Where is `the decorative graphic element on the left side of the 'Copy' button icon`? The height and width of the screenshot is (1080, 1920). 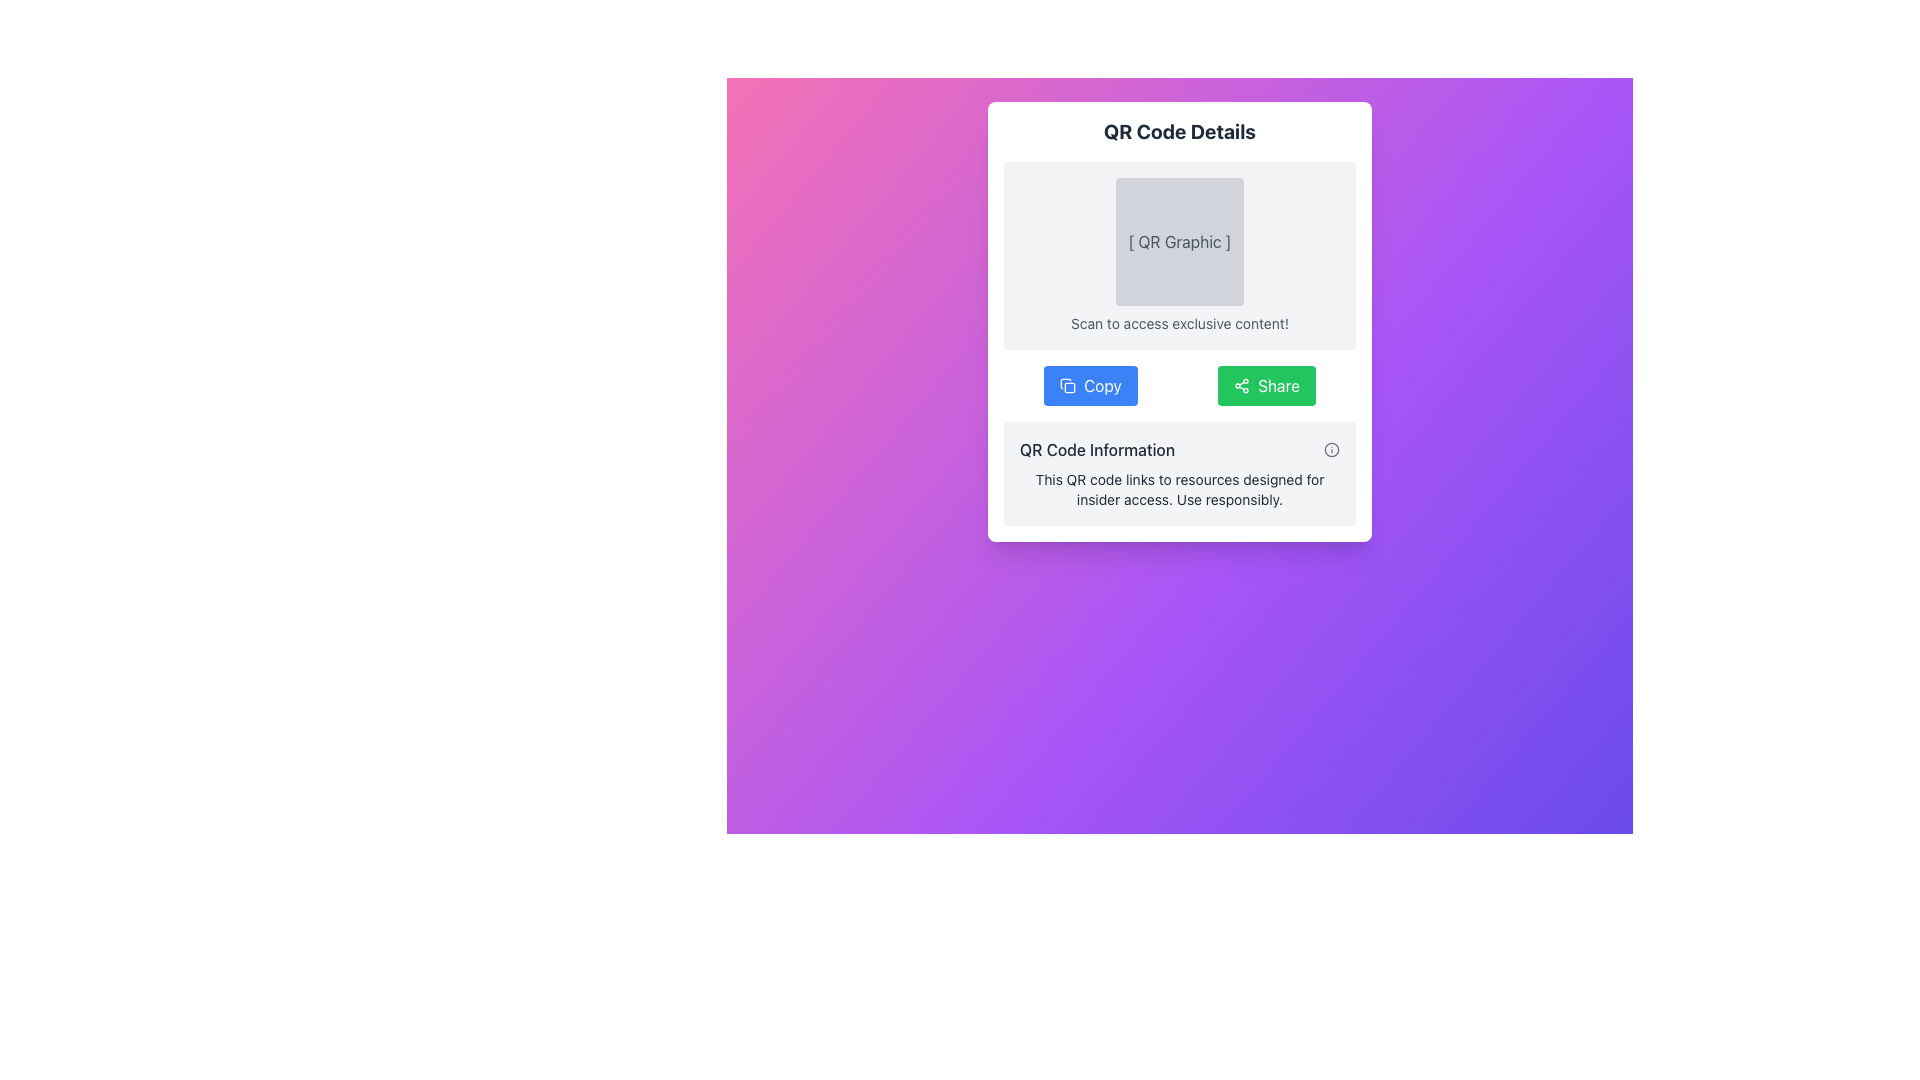 the decorative graphic element on the left side of the 'Copy' button icon is located at coordinates (1064, 384).